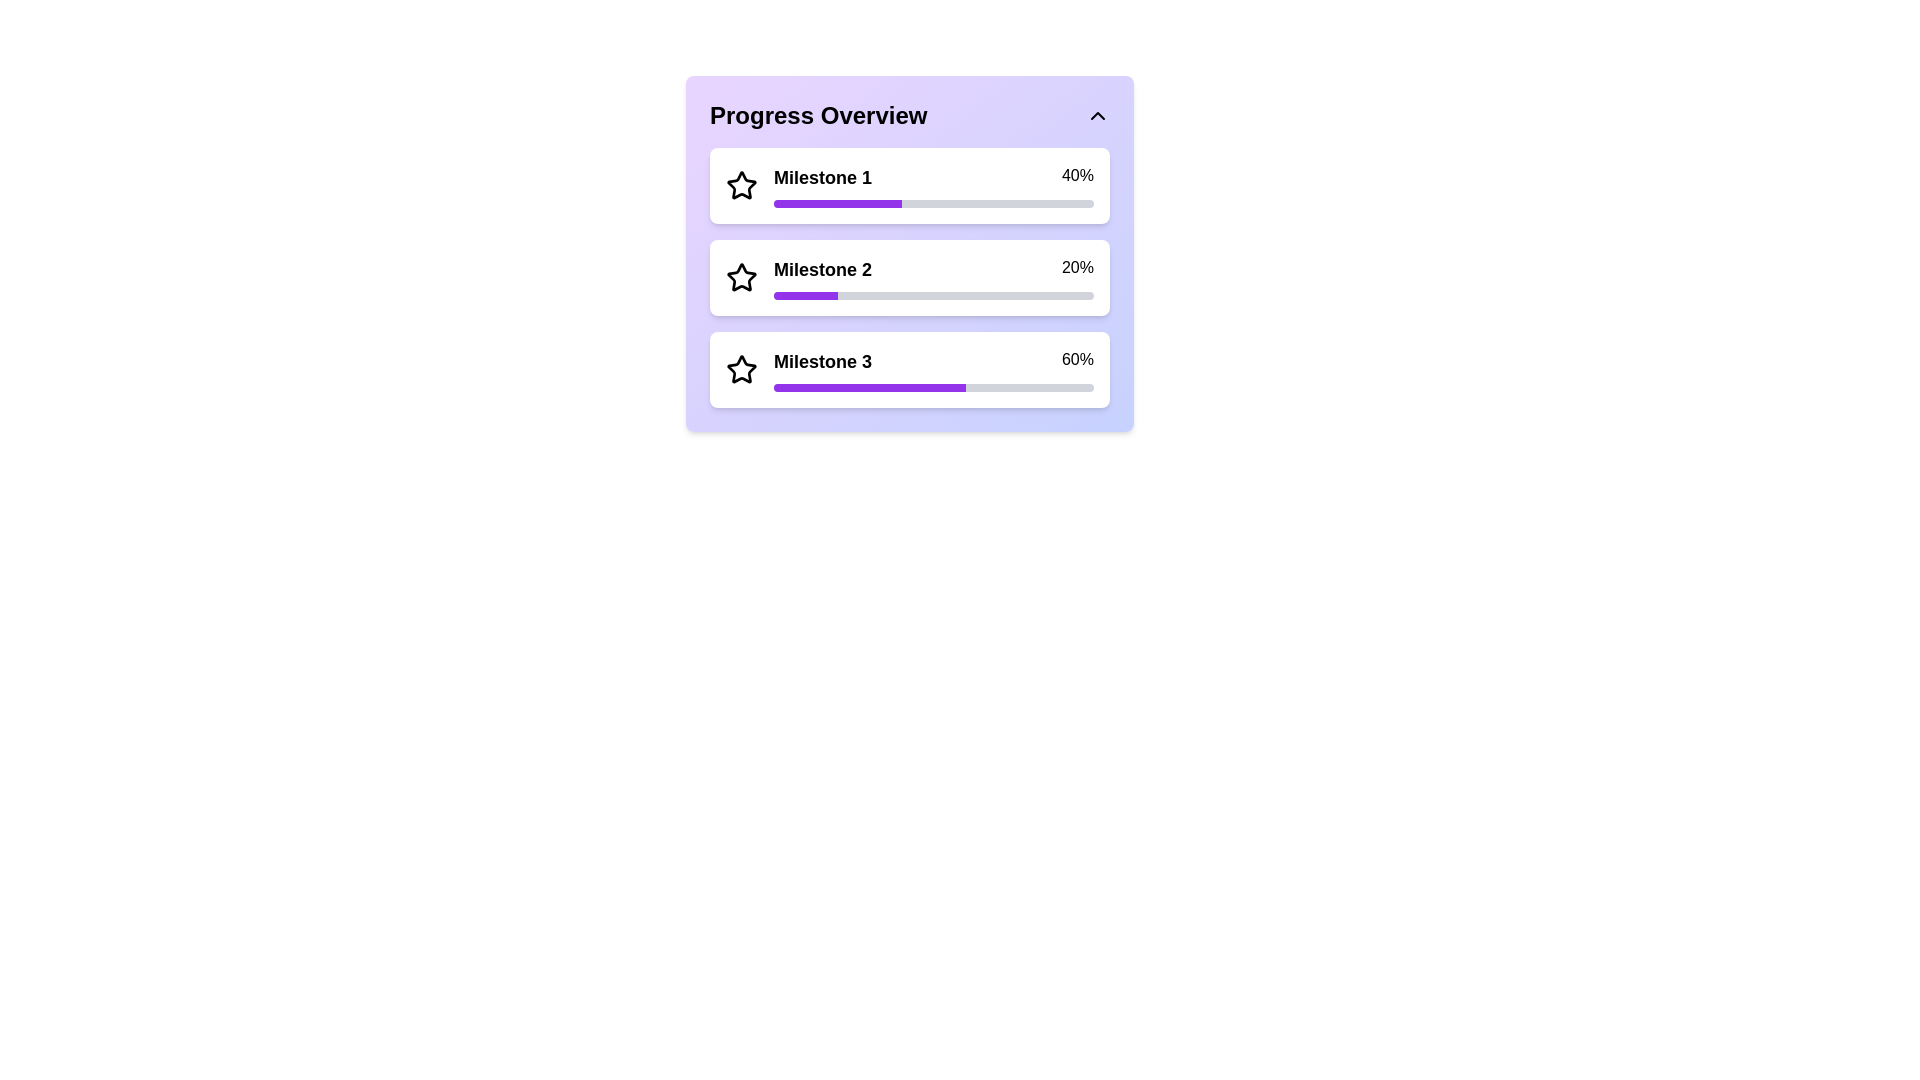 The height and width of the screenshot is (1080, 1920). What do you see at coordinates (869, 388) in the screenshot?
I see `the progress bar displaying 60% for 'Milestone 3' in the 'Progress Overview' panel` at bounding box center [869, 388].